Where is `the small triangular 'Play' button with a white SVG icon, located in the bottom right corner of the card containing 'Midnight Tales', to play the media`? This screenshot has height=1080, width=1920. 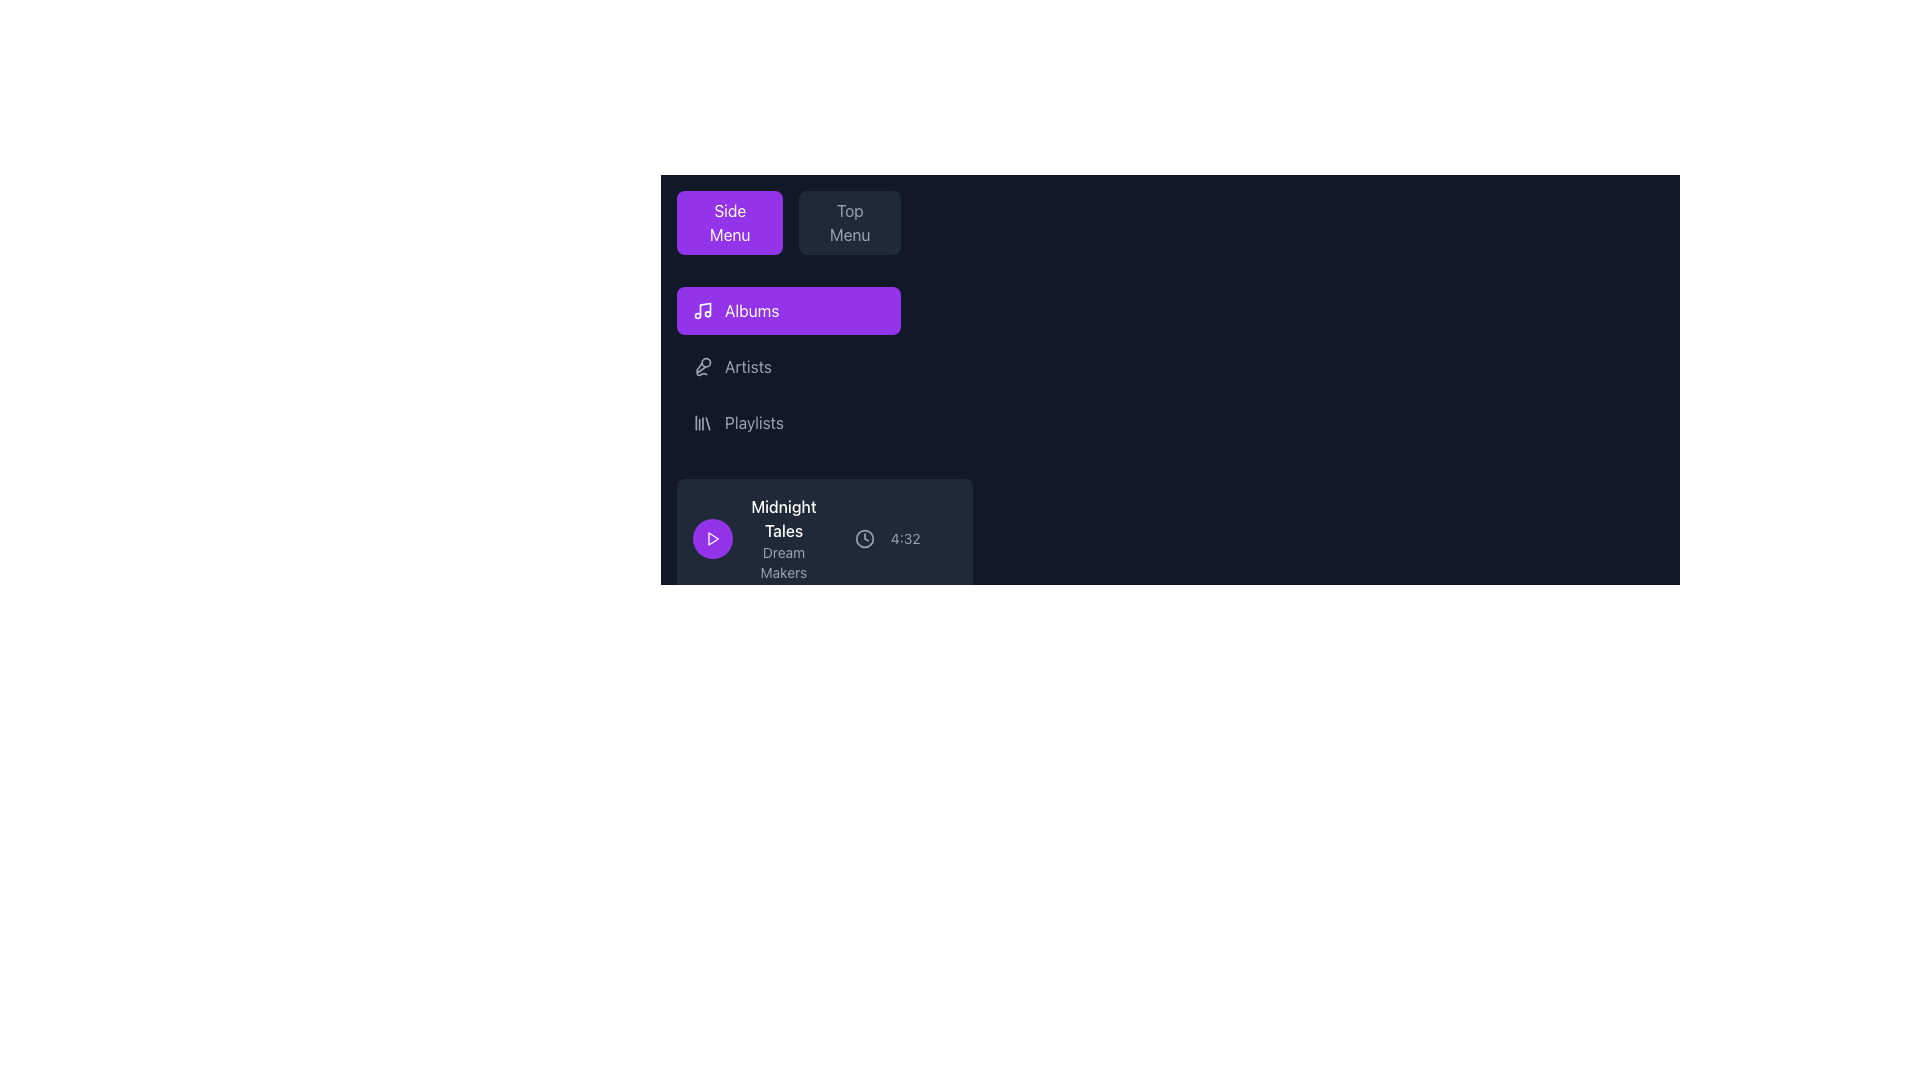
the small triangular 'Play' button with a white SVG icon, located in the bottom right corner of the card containing 'Midnight Tales', to play the media is located at coordinates (713, 538).